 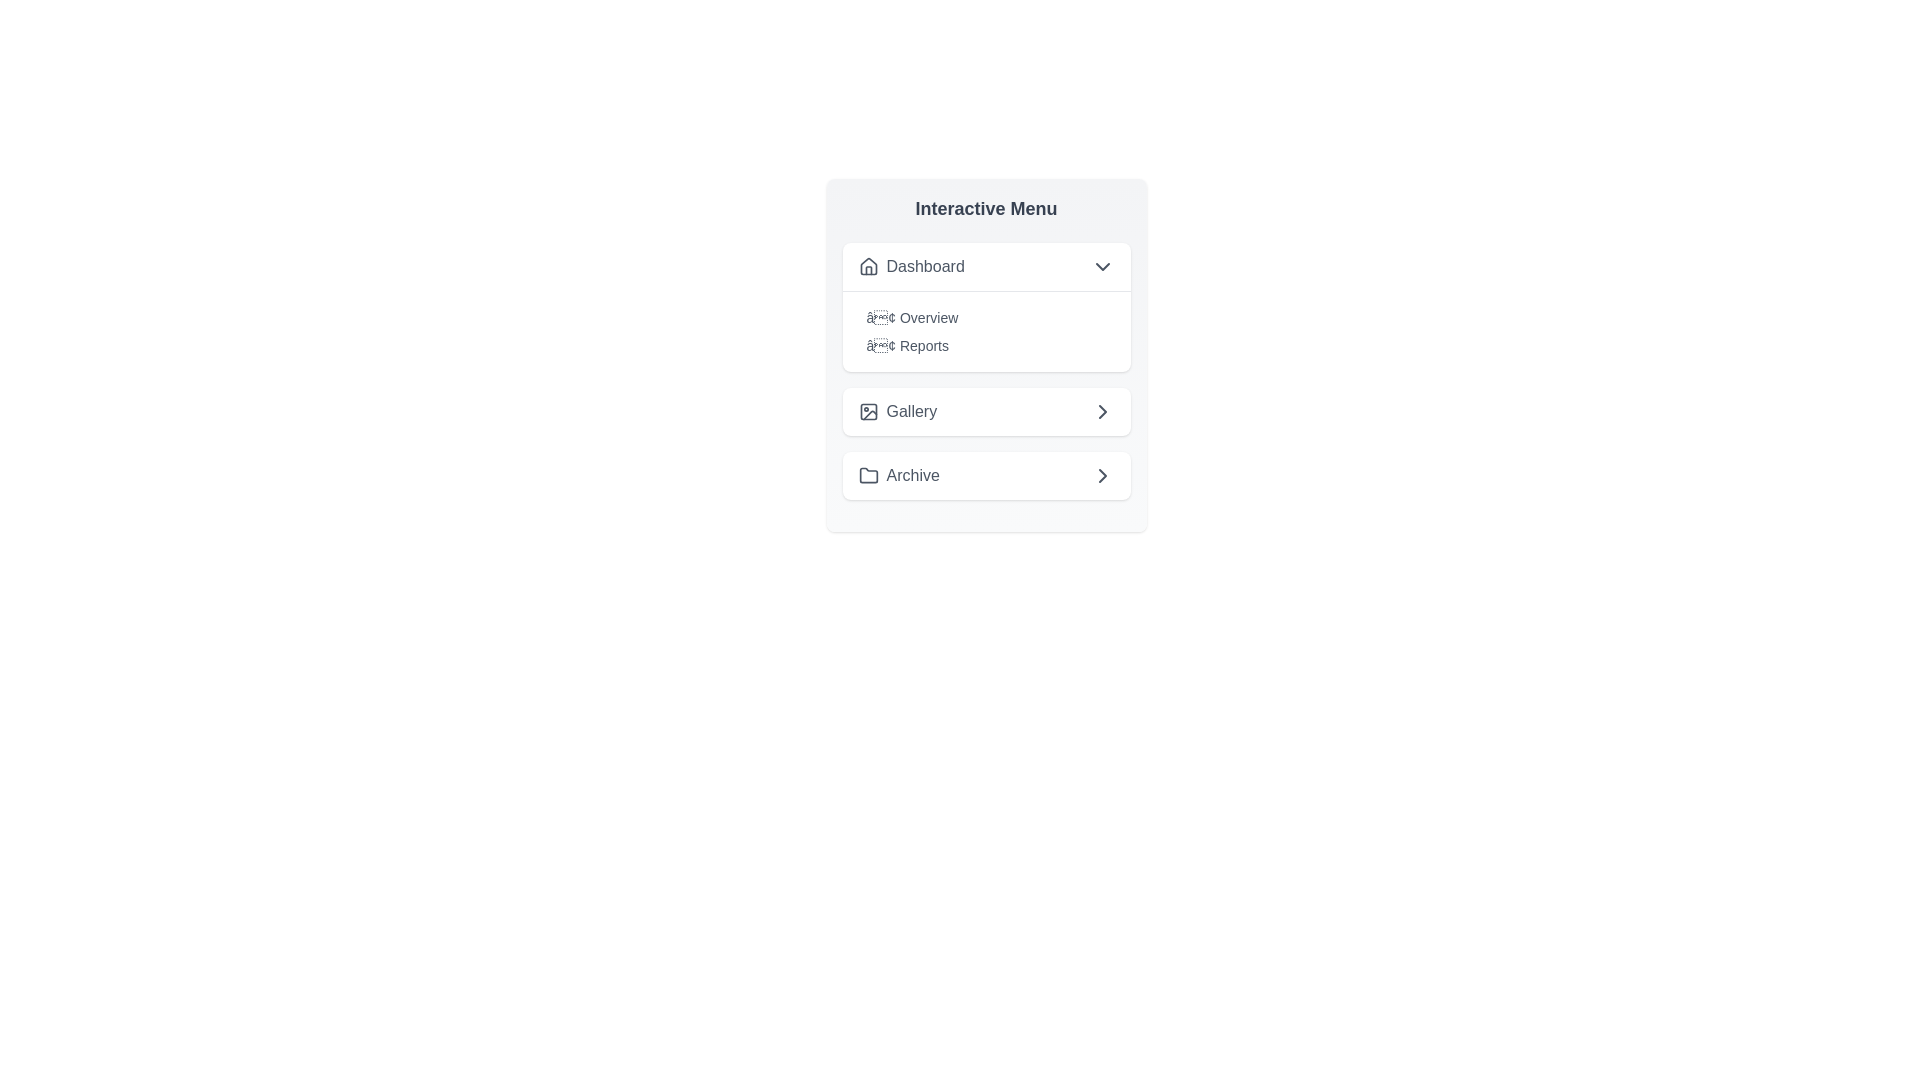 What do you see at coordinates (986, 316) in the screenshot?
I see `the subsection item Overview under the section Dashboard` at bounding box center [986, 316].